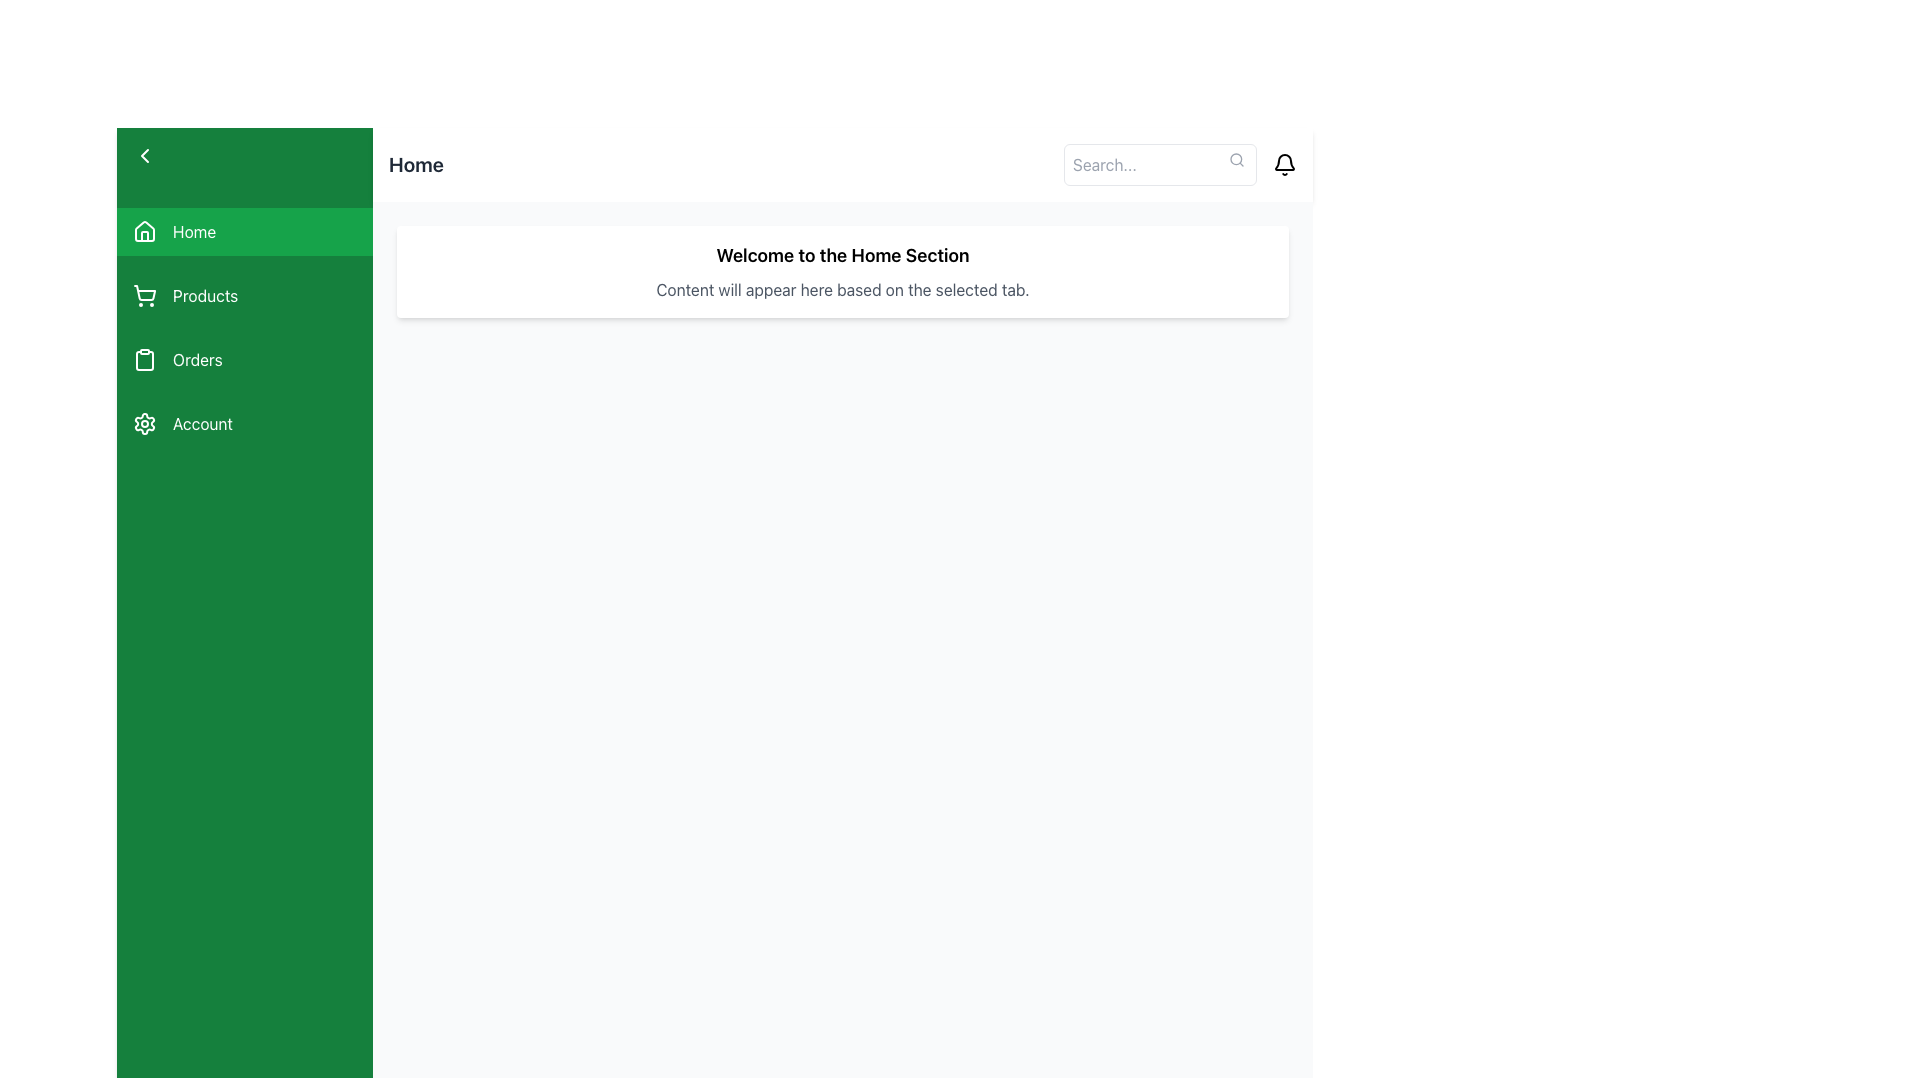 Image resolution: width=1920 pixels, height=1080 pixels. What do you see at coordinates (1160, 164) in the screenshot?
I see `in the search input box with placeholder 'Search...' to focus and type a query` at bounding box center [1160, 164].